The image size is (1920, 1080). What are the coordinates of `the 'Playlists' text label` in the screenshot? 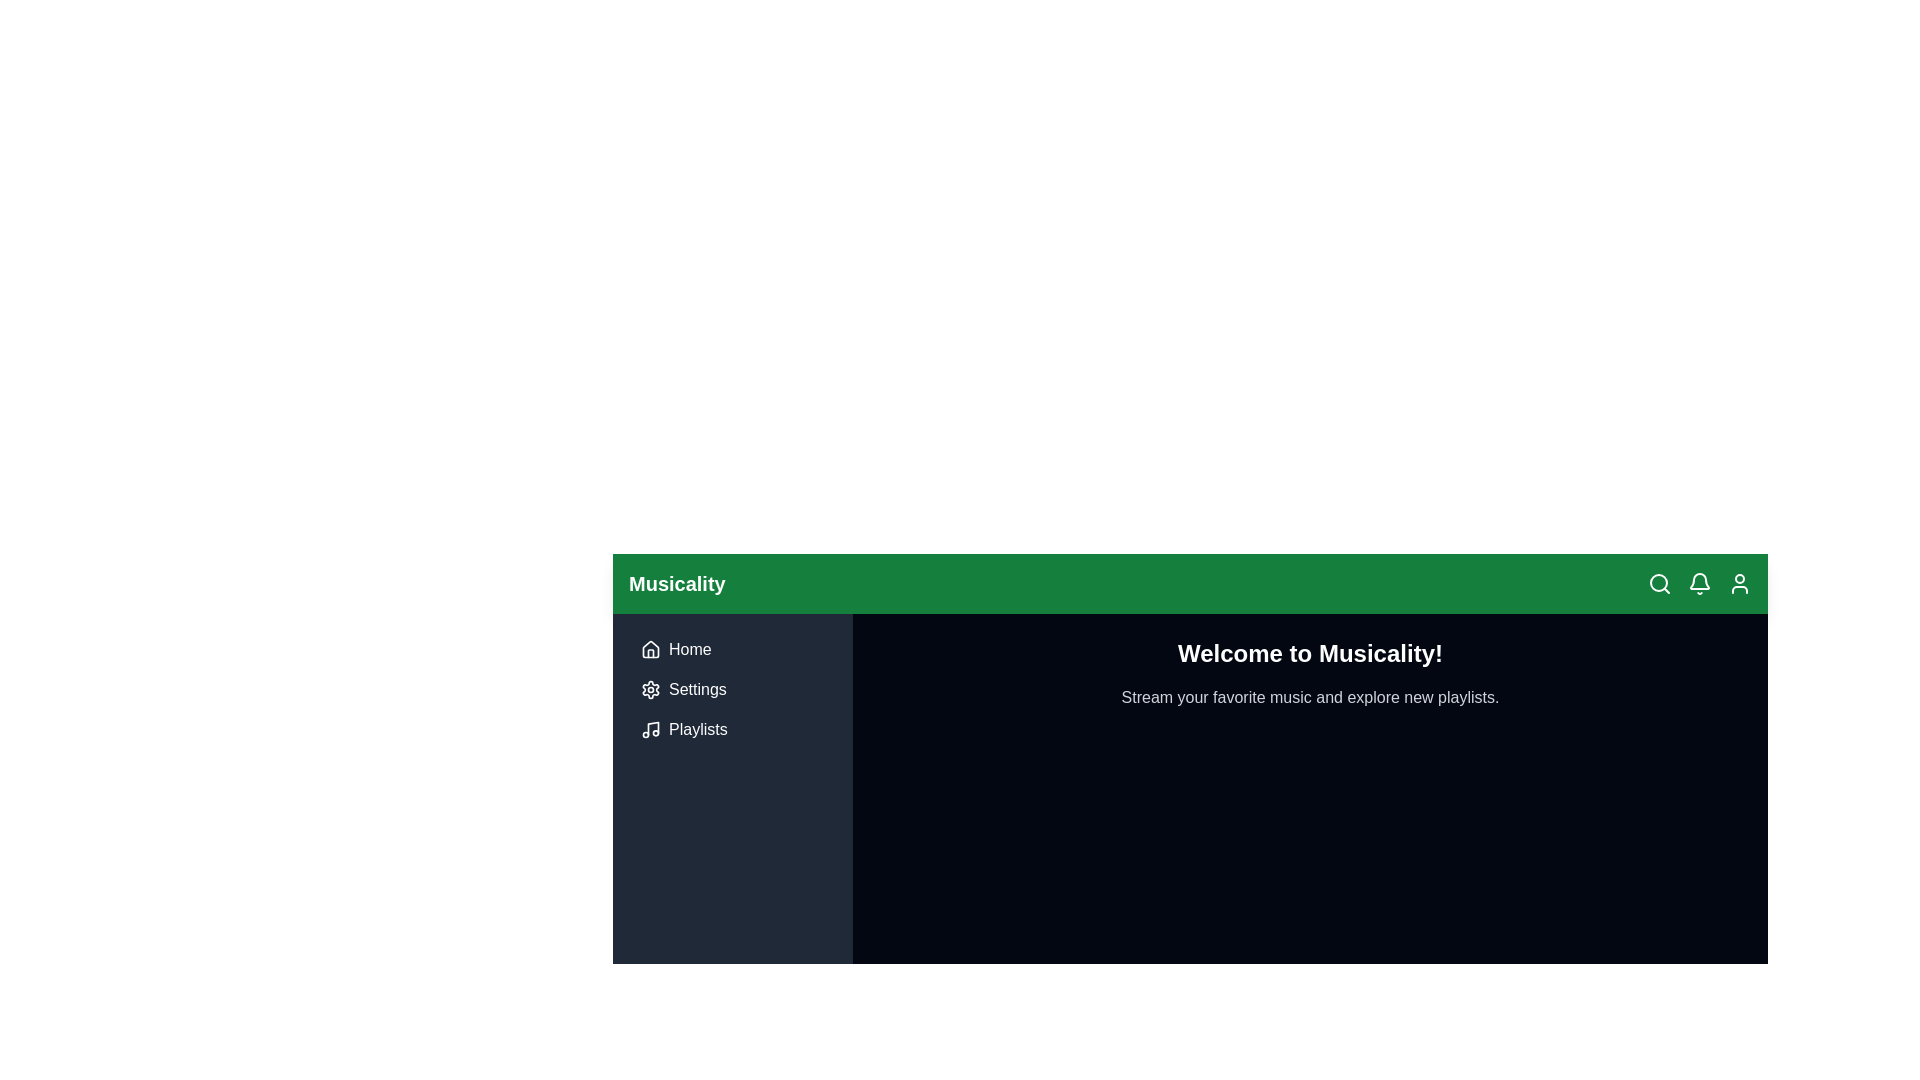 It's located at (698, 729).